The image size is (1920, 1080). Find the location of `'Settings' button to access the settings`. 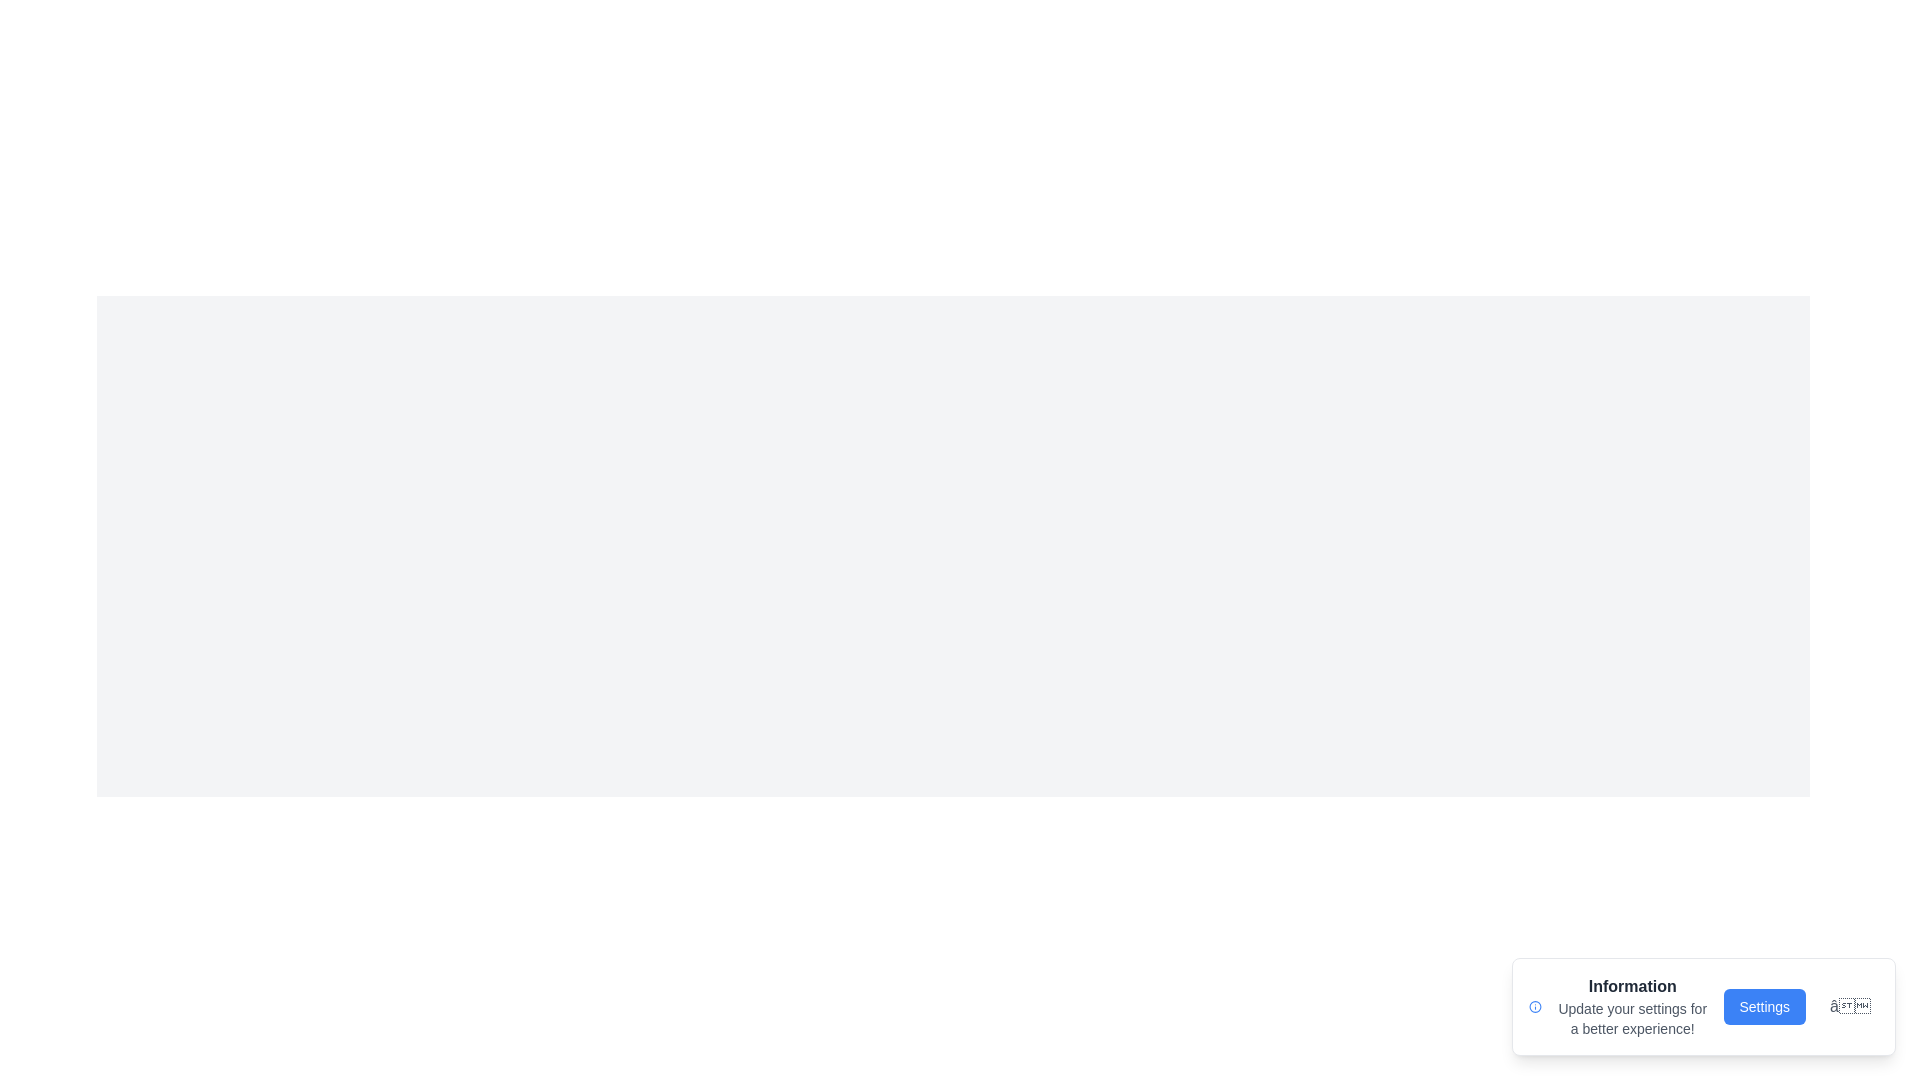

'Settings' button to access the settings is located at coordinates (1764, 1006).